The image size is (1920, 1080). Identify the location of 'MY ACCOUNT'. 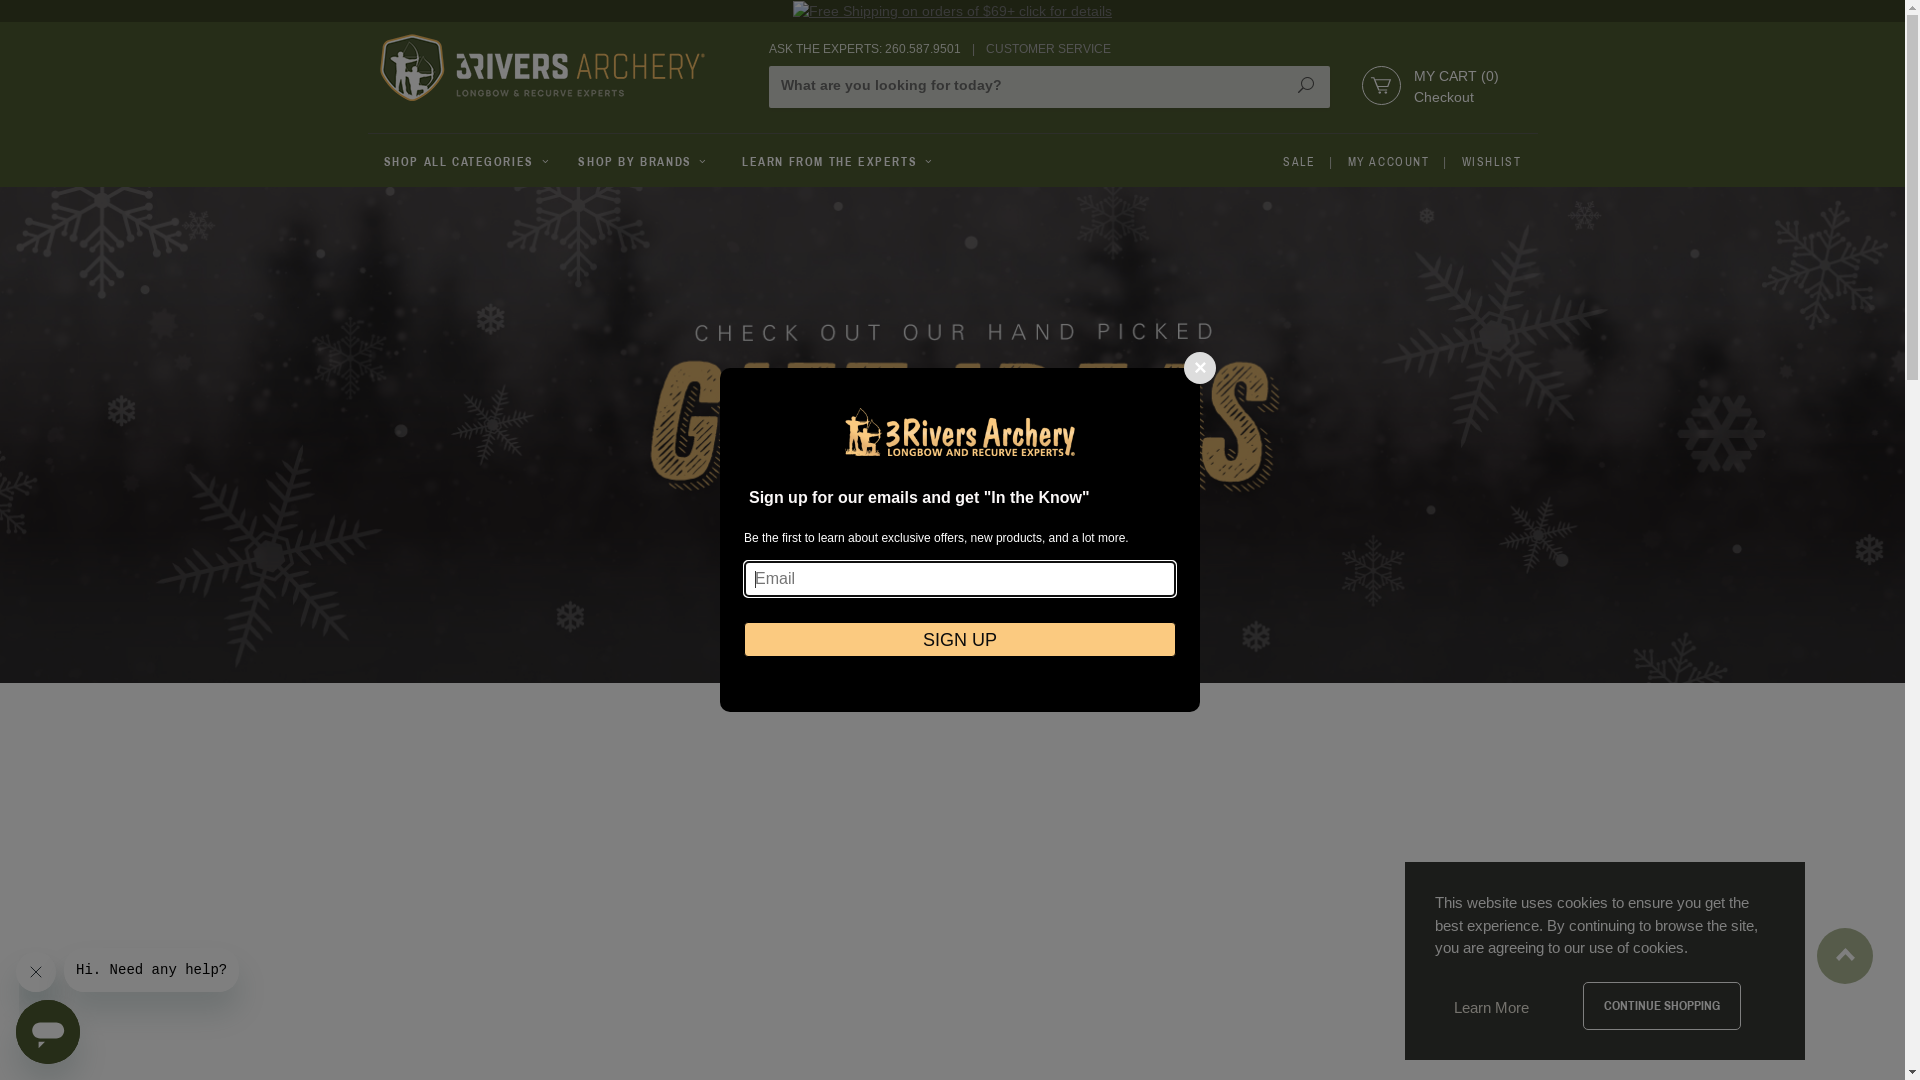
(1387, 161).